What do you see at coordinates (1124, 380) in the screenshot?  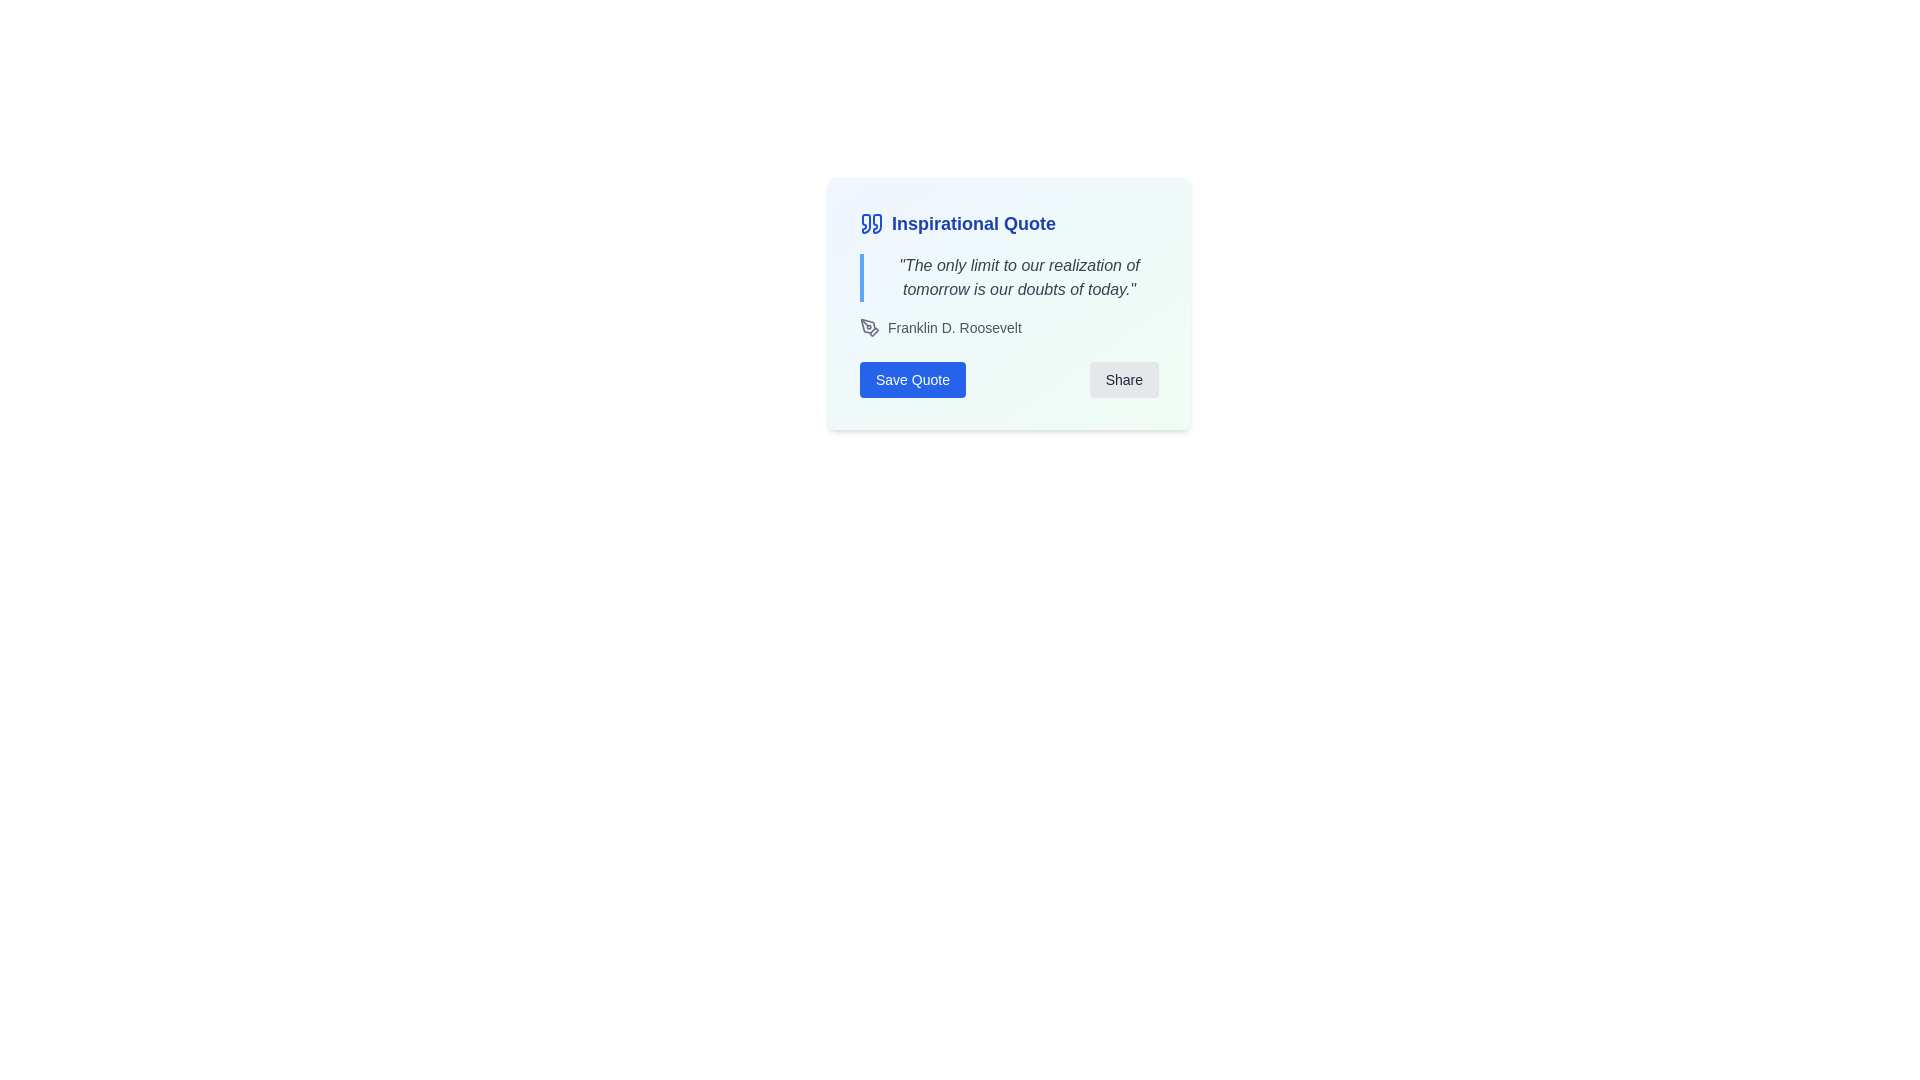 I see `the 'Share' button, which is a rounded rectangle with light gray background and dark gray text, located at the bottom-right corner of a card-like component` at bounding box center [1124, 380].